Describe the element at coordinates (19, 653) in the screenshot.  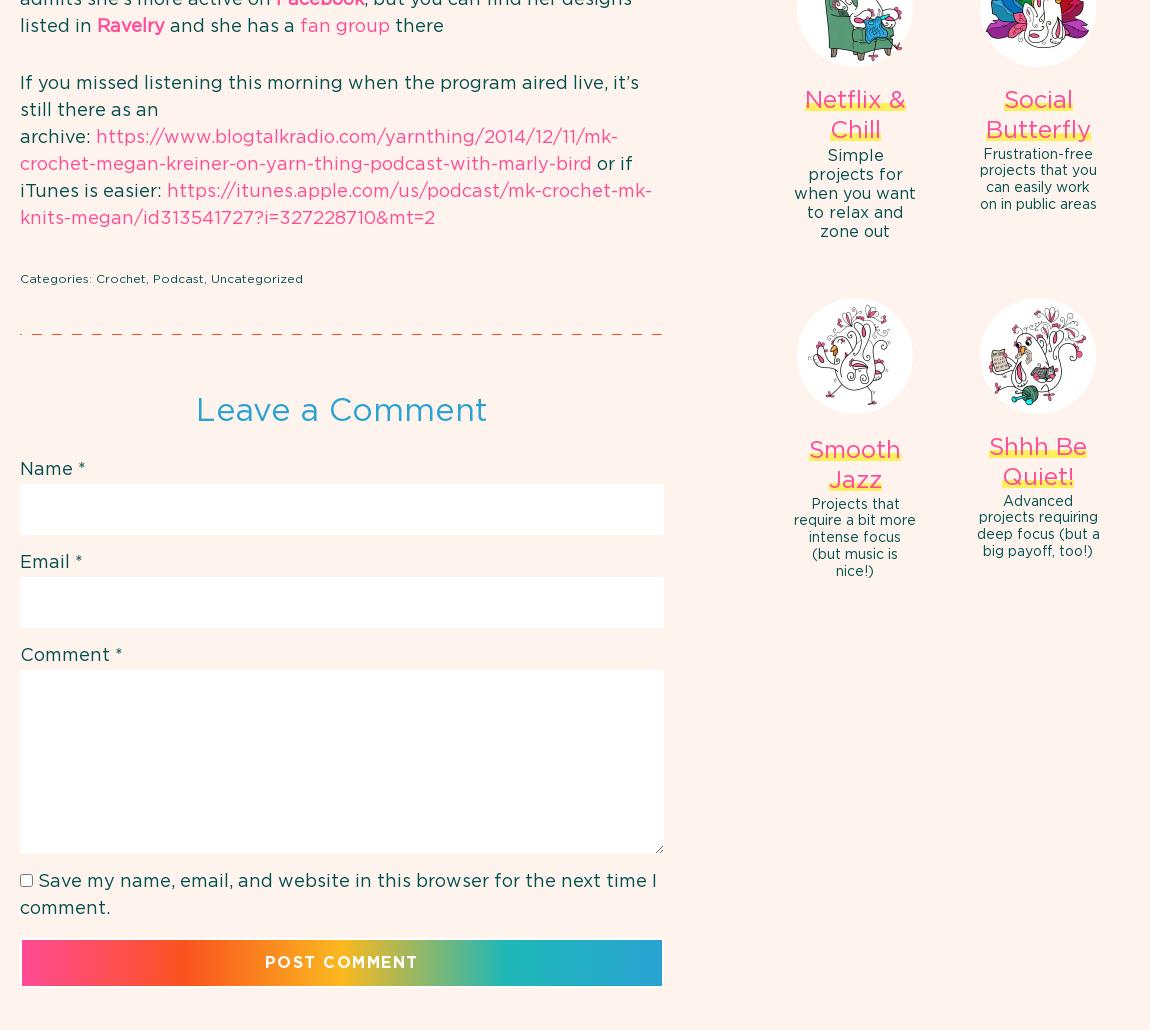
I see `'Comment'` at that location.